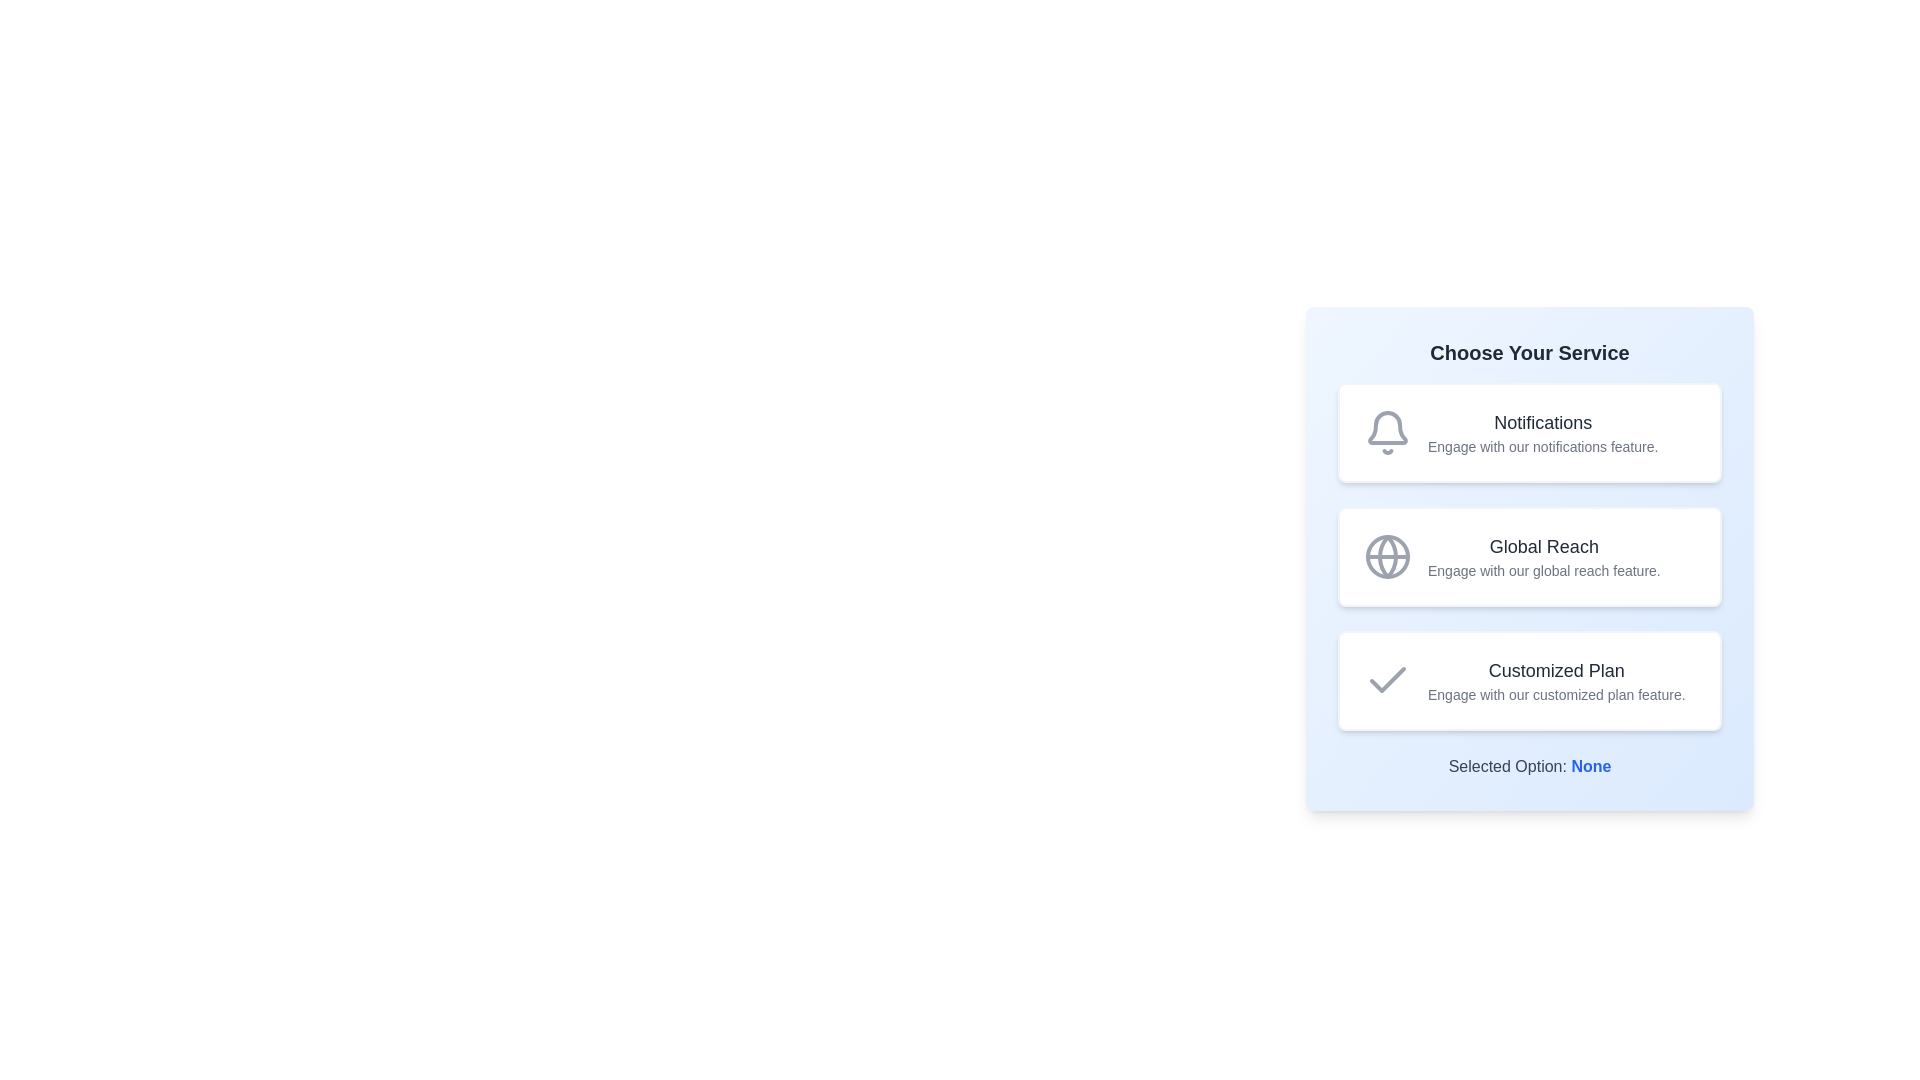 Image resolution: width=1920 pixels, height=1080 pixels. I want to click on the text label at the bottom of the selection menu that displays 'Selected Option:' followed by the current selection in blue font, so click(1529, 766).